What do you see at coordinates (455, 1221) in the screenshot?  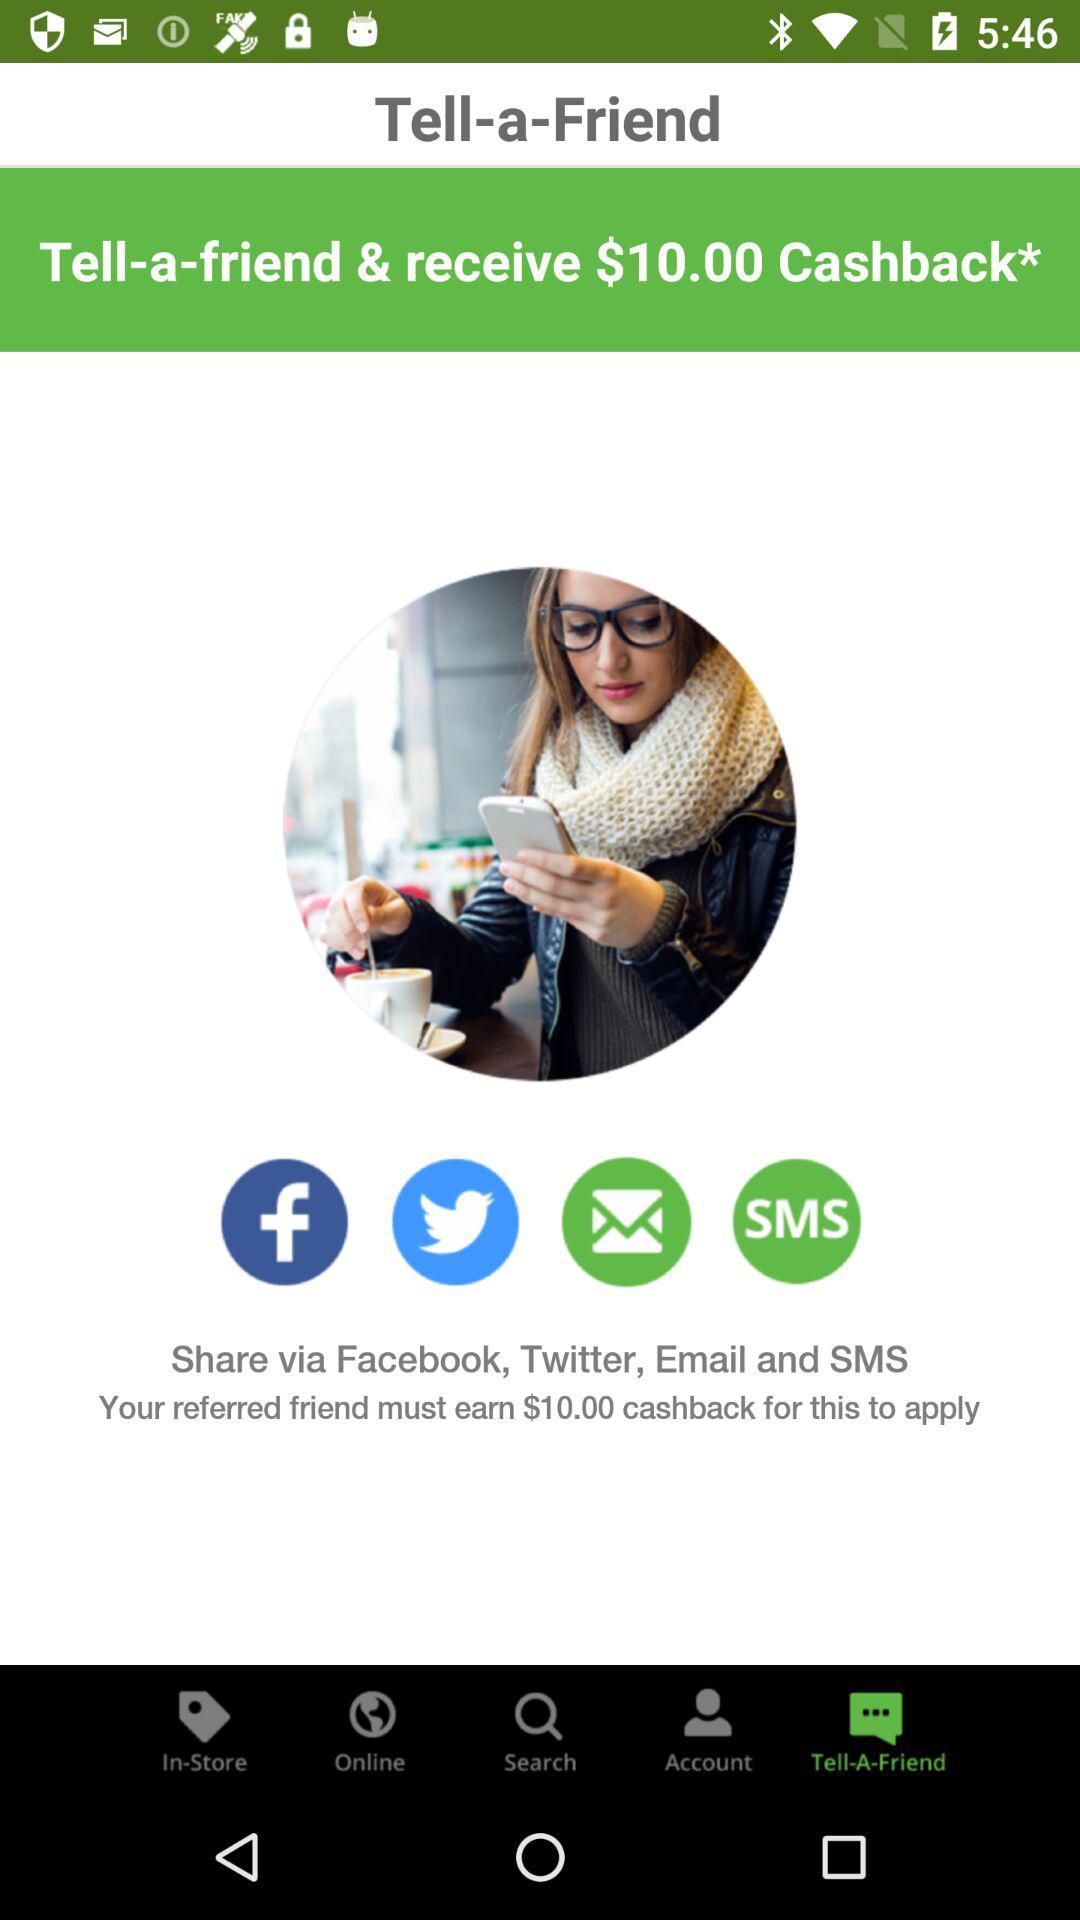 I see `click on a site` at bounding box center [455, 1221].